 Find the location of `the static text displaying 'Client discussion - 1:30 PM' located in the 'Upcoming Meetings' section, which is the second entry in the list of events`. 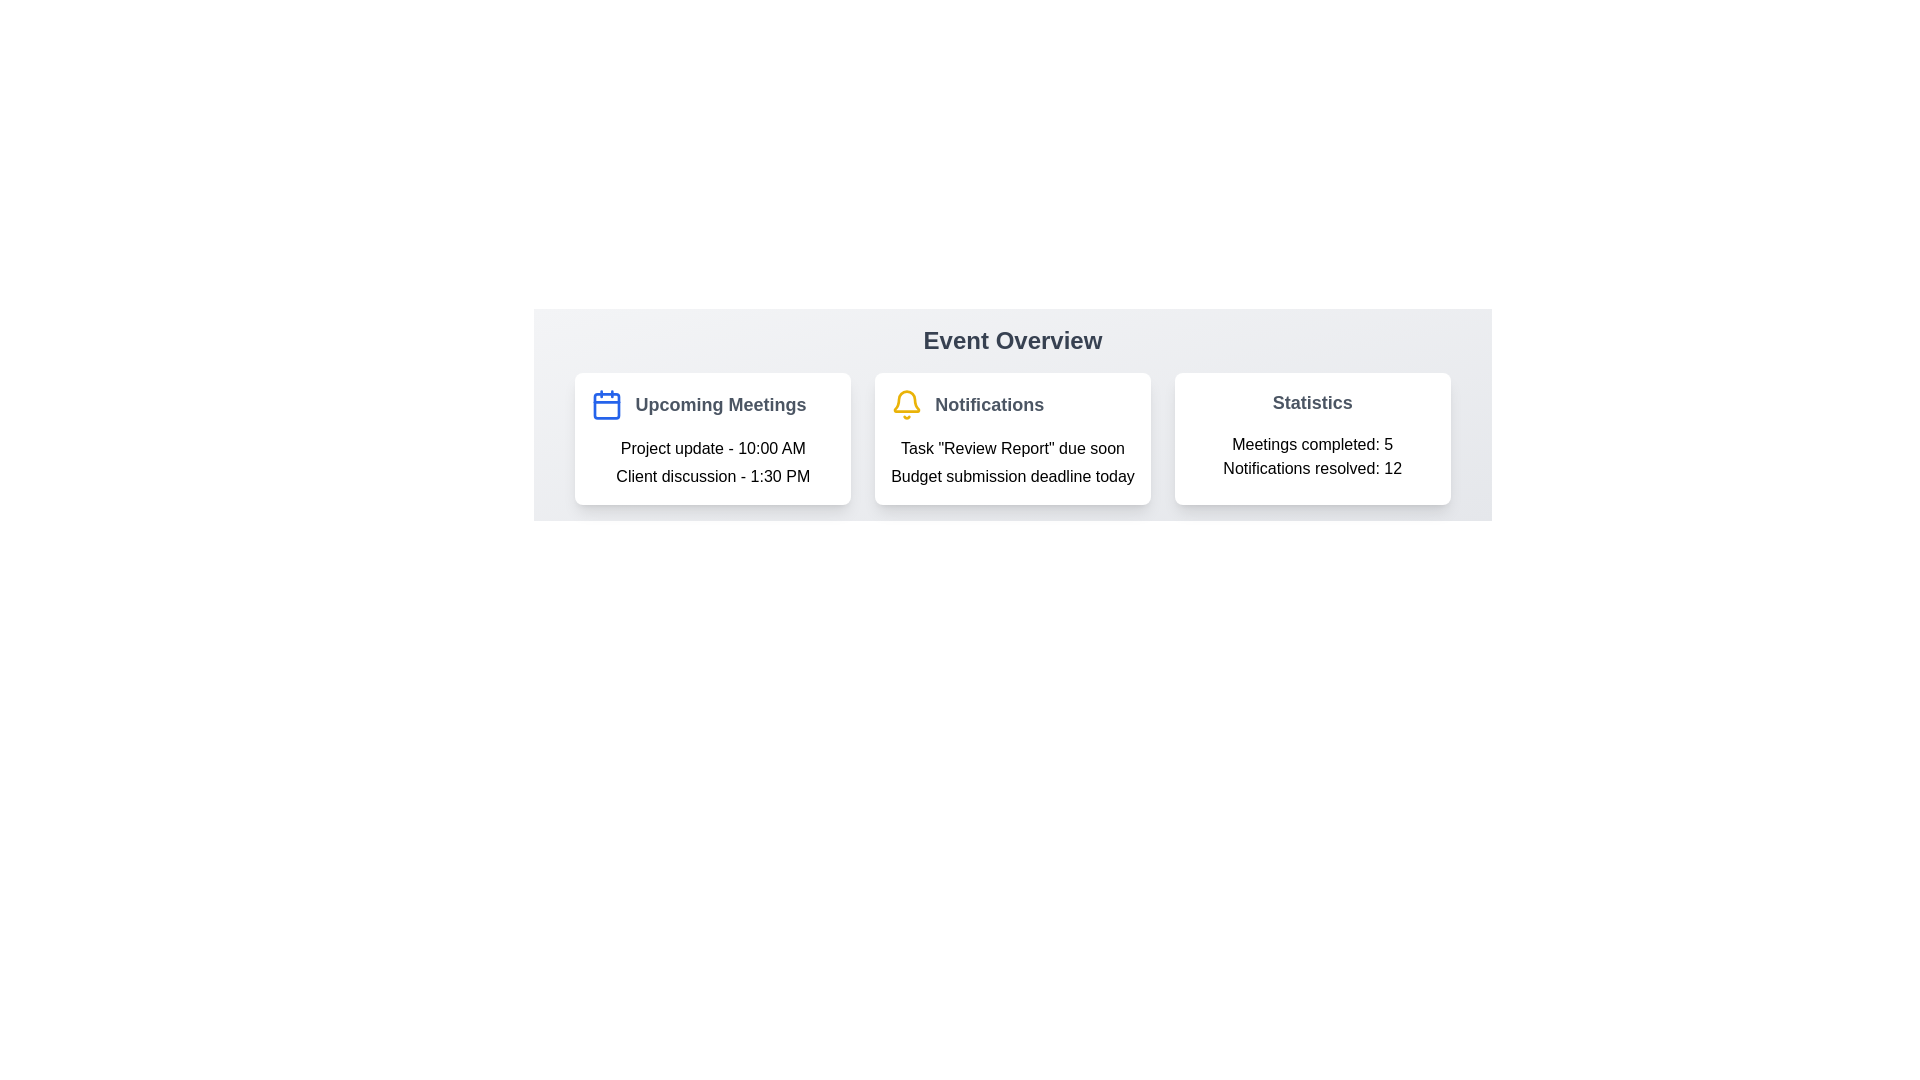

the static text displaying 'Client discussion - 1:30 PM' located in the 'Upcoming Meetings' section, which is the second entry in the list of events is located at coordinates (713, 477).